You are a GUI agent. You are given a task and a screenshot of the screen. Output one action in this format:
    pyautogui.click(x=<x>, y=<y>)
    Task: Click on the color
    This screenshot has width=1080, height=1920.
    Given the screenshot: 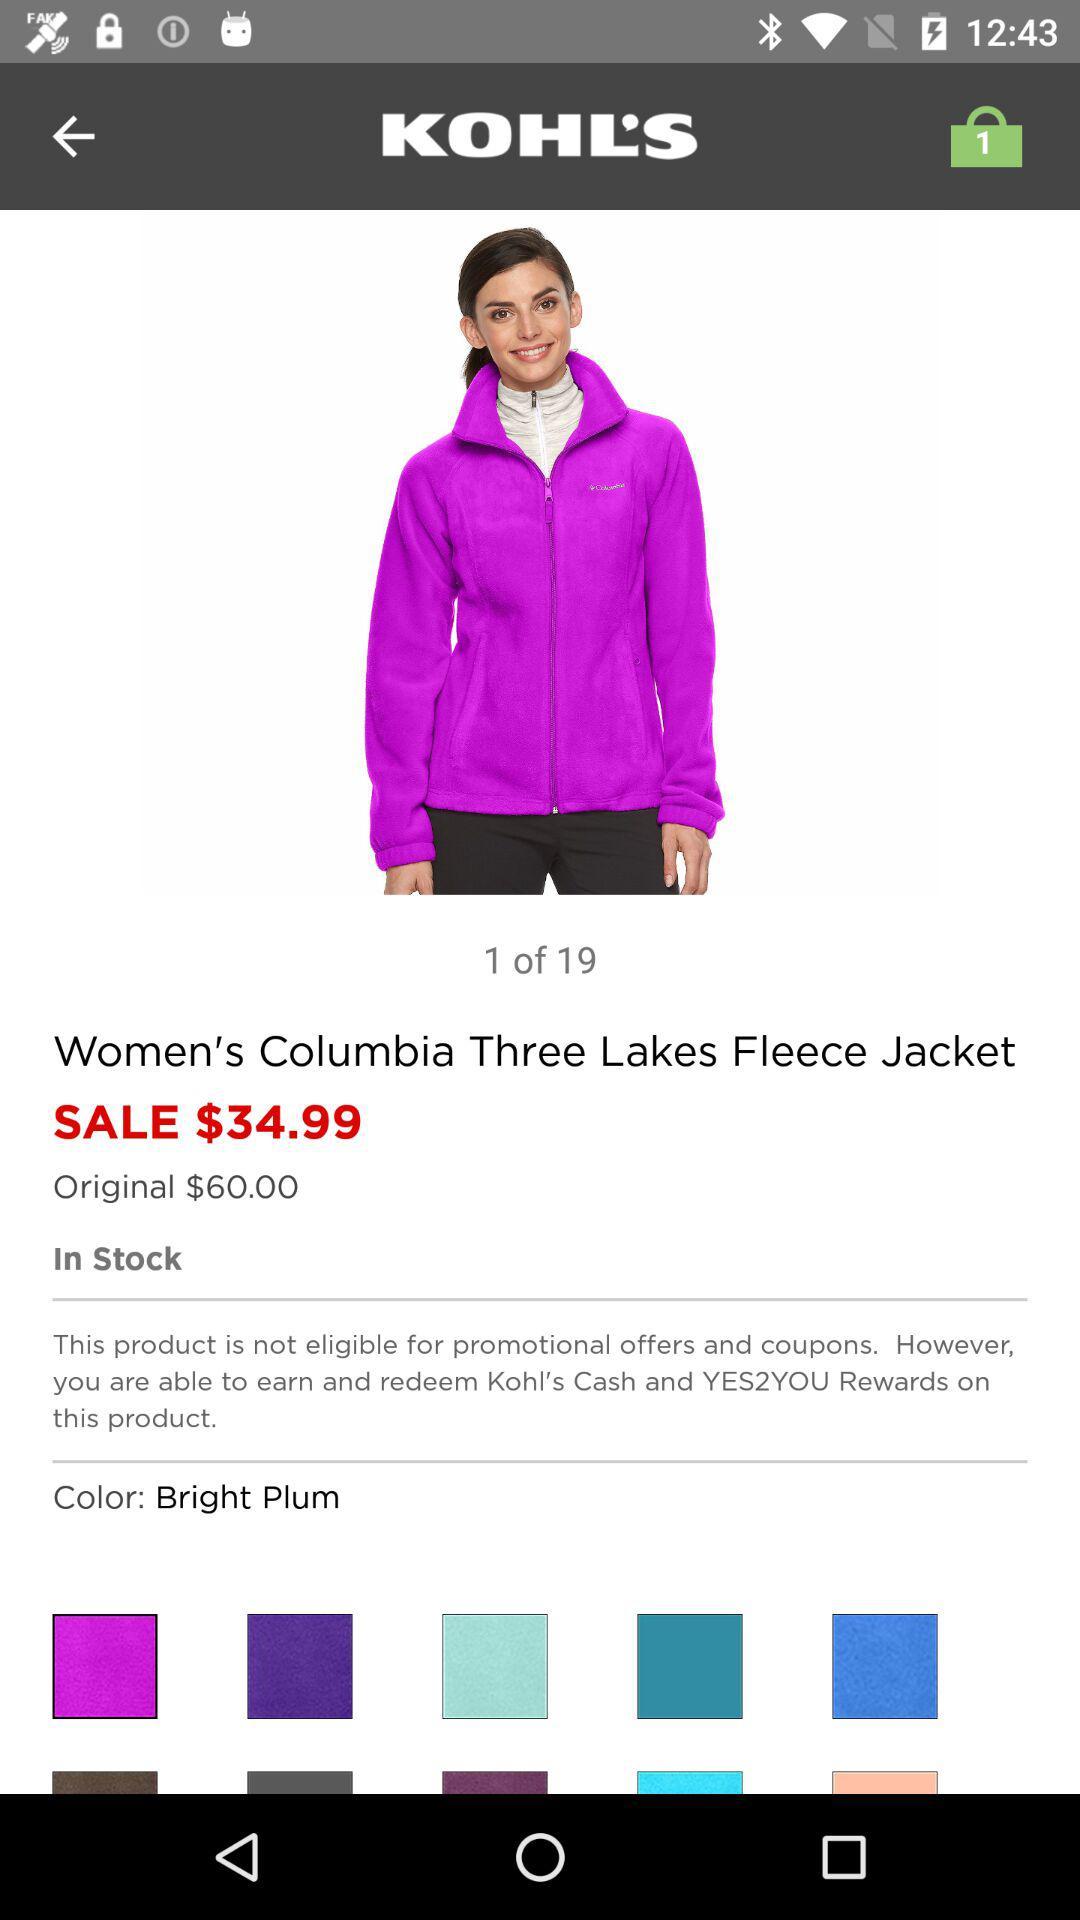 What is the action you would take?
    pyautogui.click(x=689, y=1666)
    